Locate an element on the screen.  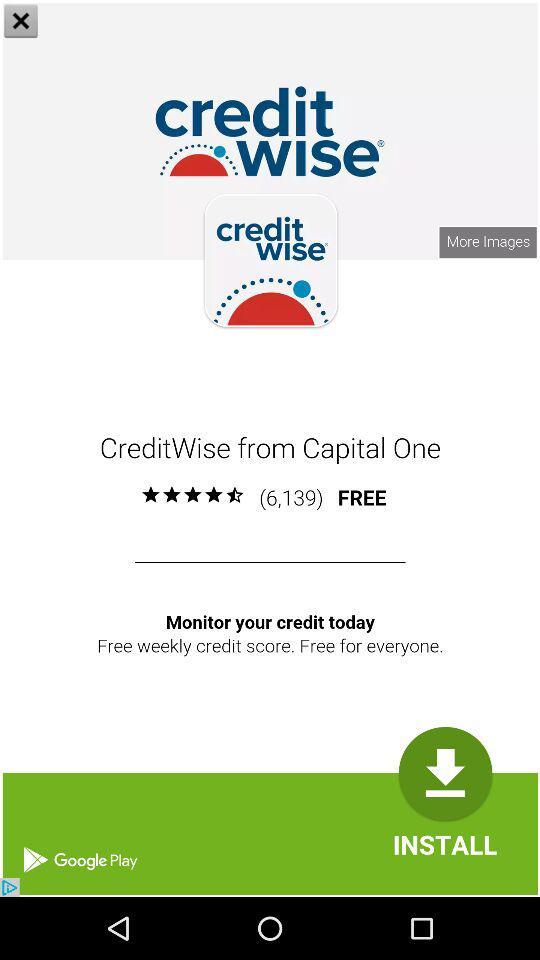
the close icon is located at coordinates (20, 21).